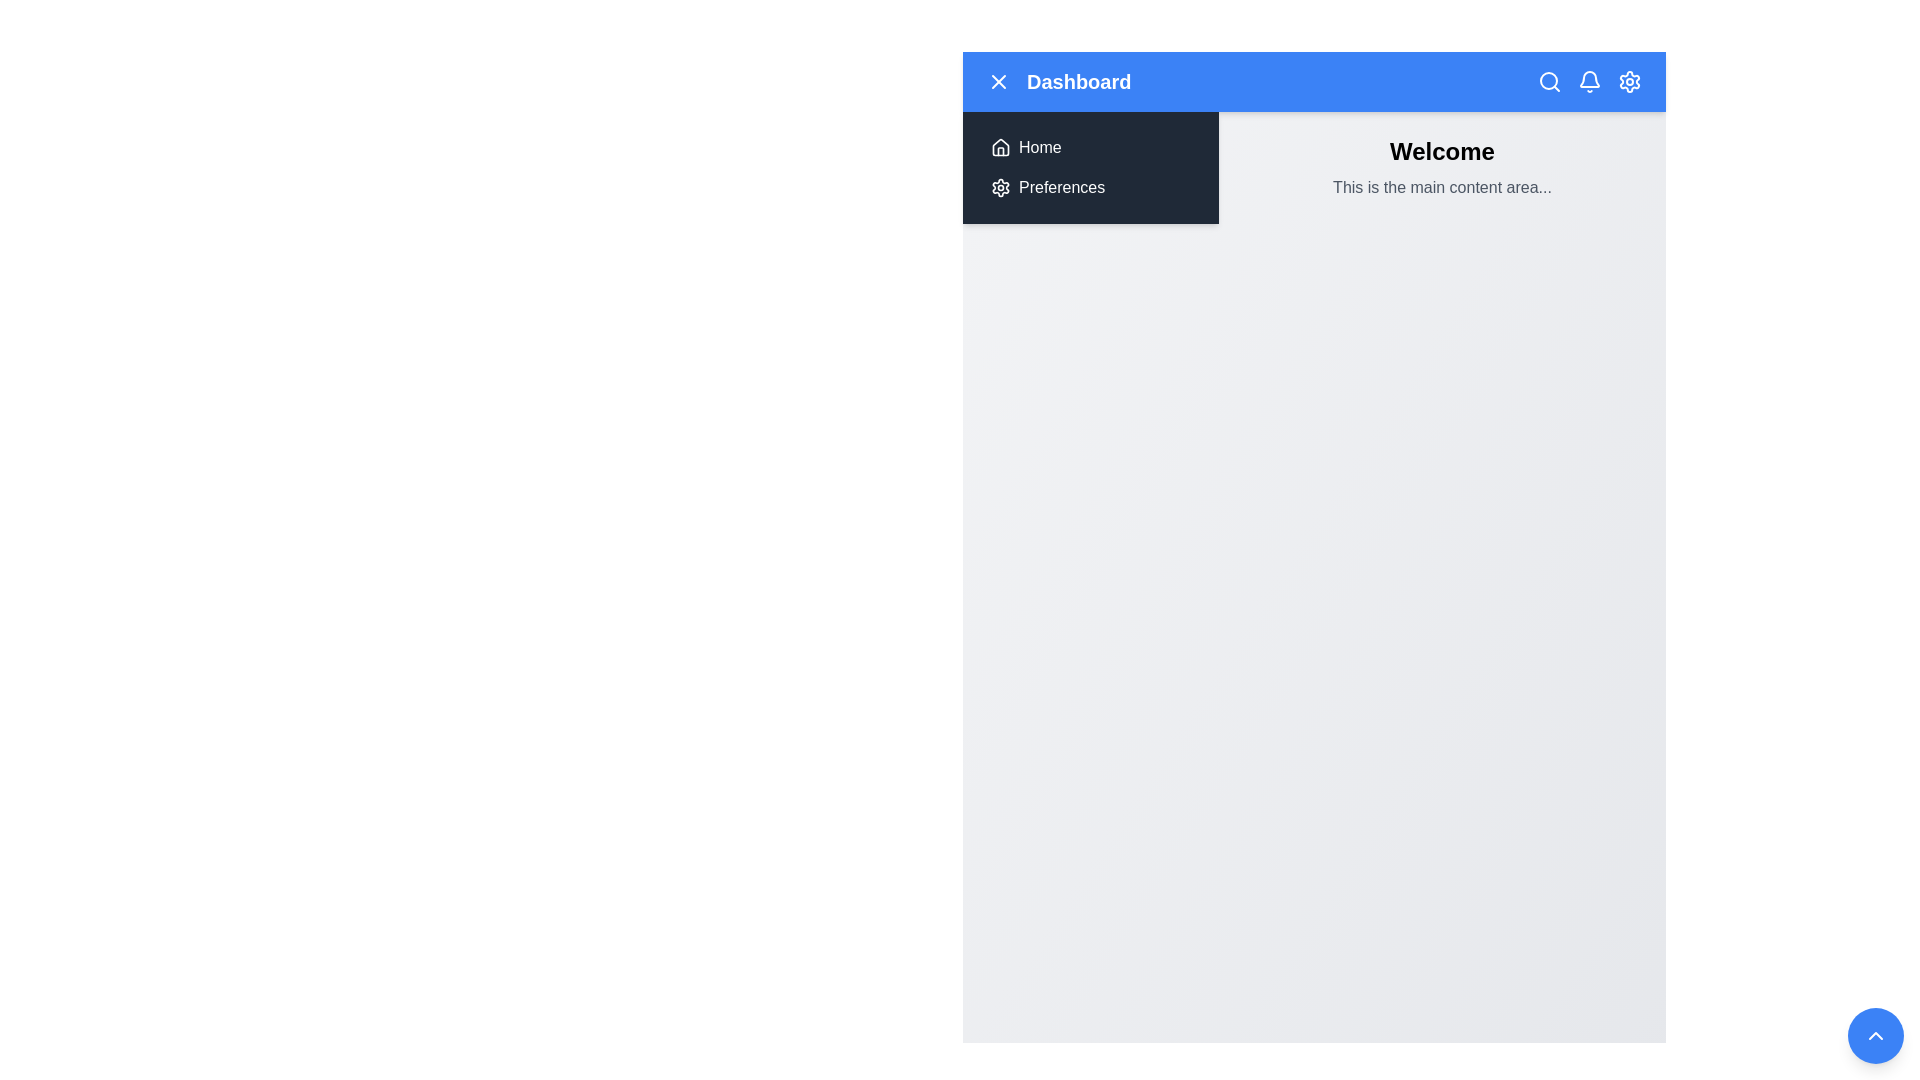 This screenshot has width=1920, height=1080. Describe the element at coordinates (1630, 80) in the screenshot. I see `the settings icon located on the far right side of the blue header bar` at that location.